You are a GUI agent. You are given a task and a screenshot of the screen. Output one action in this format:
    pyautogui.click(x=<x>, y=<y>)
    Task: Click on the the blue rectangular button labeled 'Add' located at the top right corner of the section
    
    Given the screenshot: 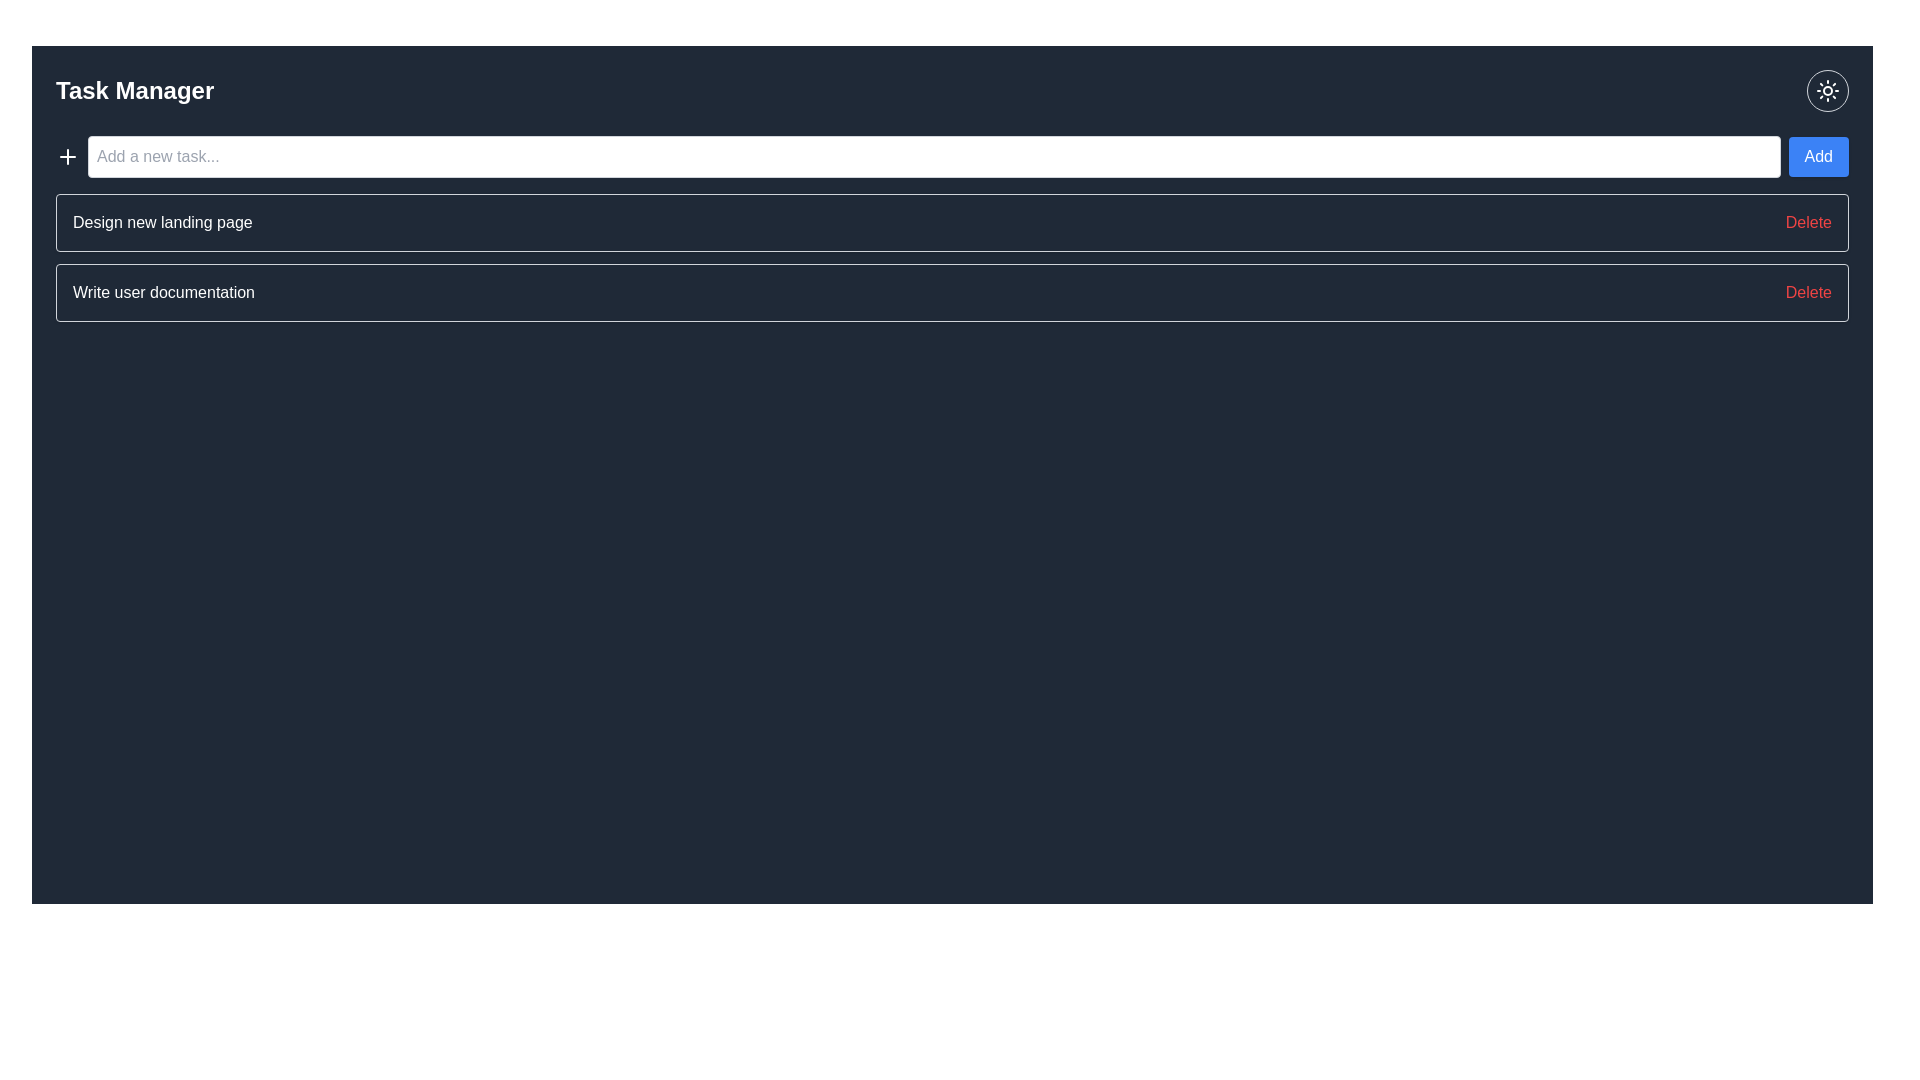 What is the action you would take?
    pyautogui.click(x=1818, y=156)
    